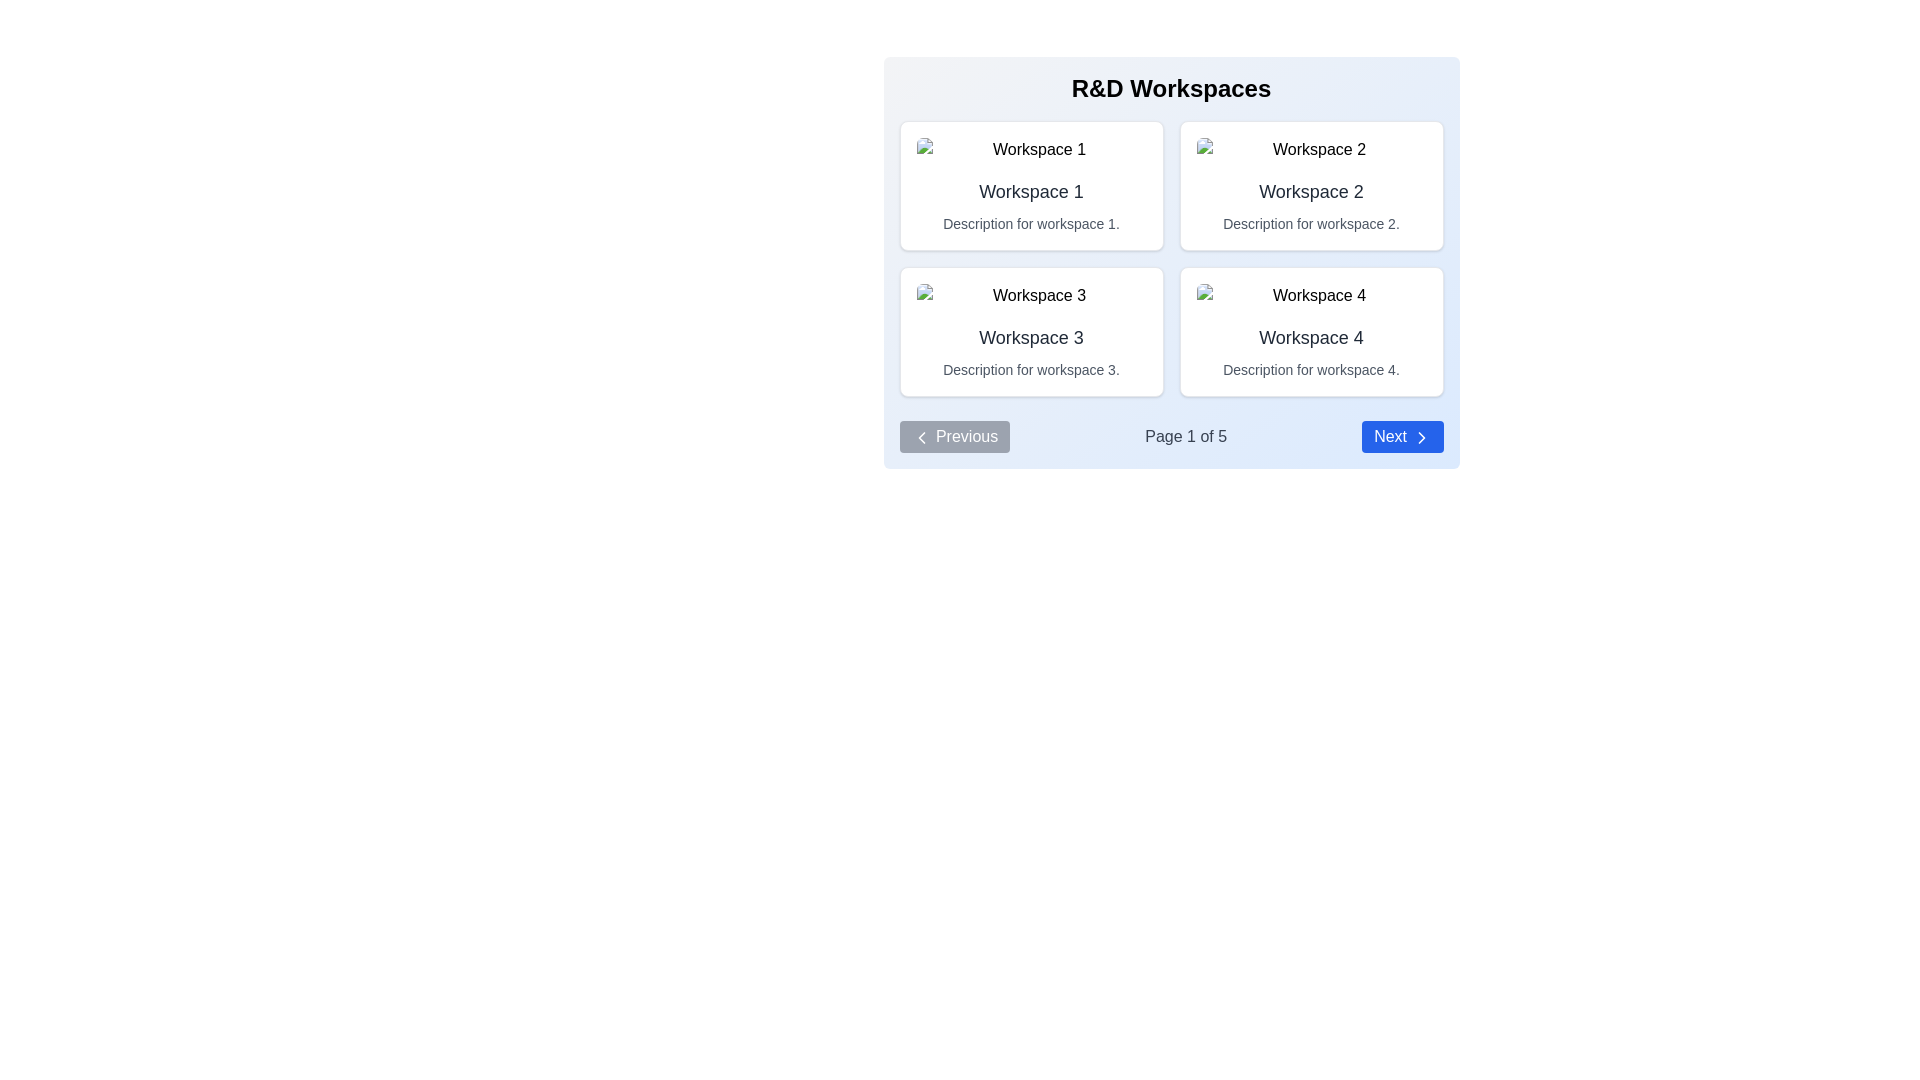  Describe the element at coordinates (1311, 370) in the screenshot. I see `the text label that provides descriptive text for 'Workspace 4', located in the bottom section of the card in the bottom-right quadrant of the grid layout` at that location.